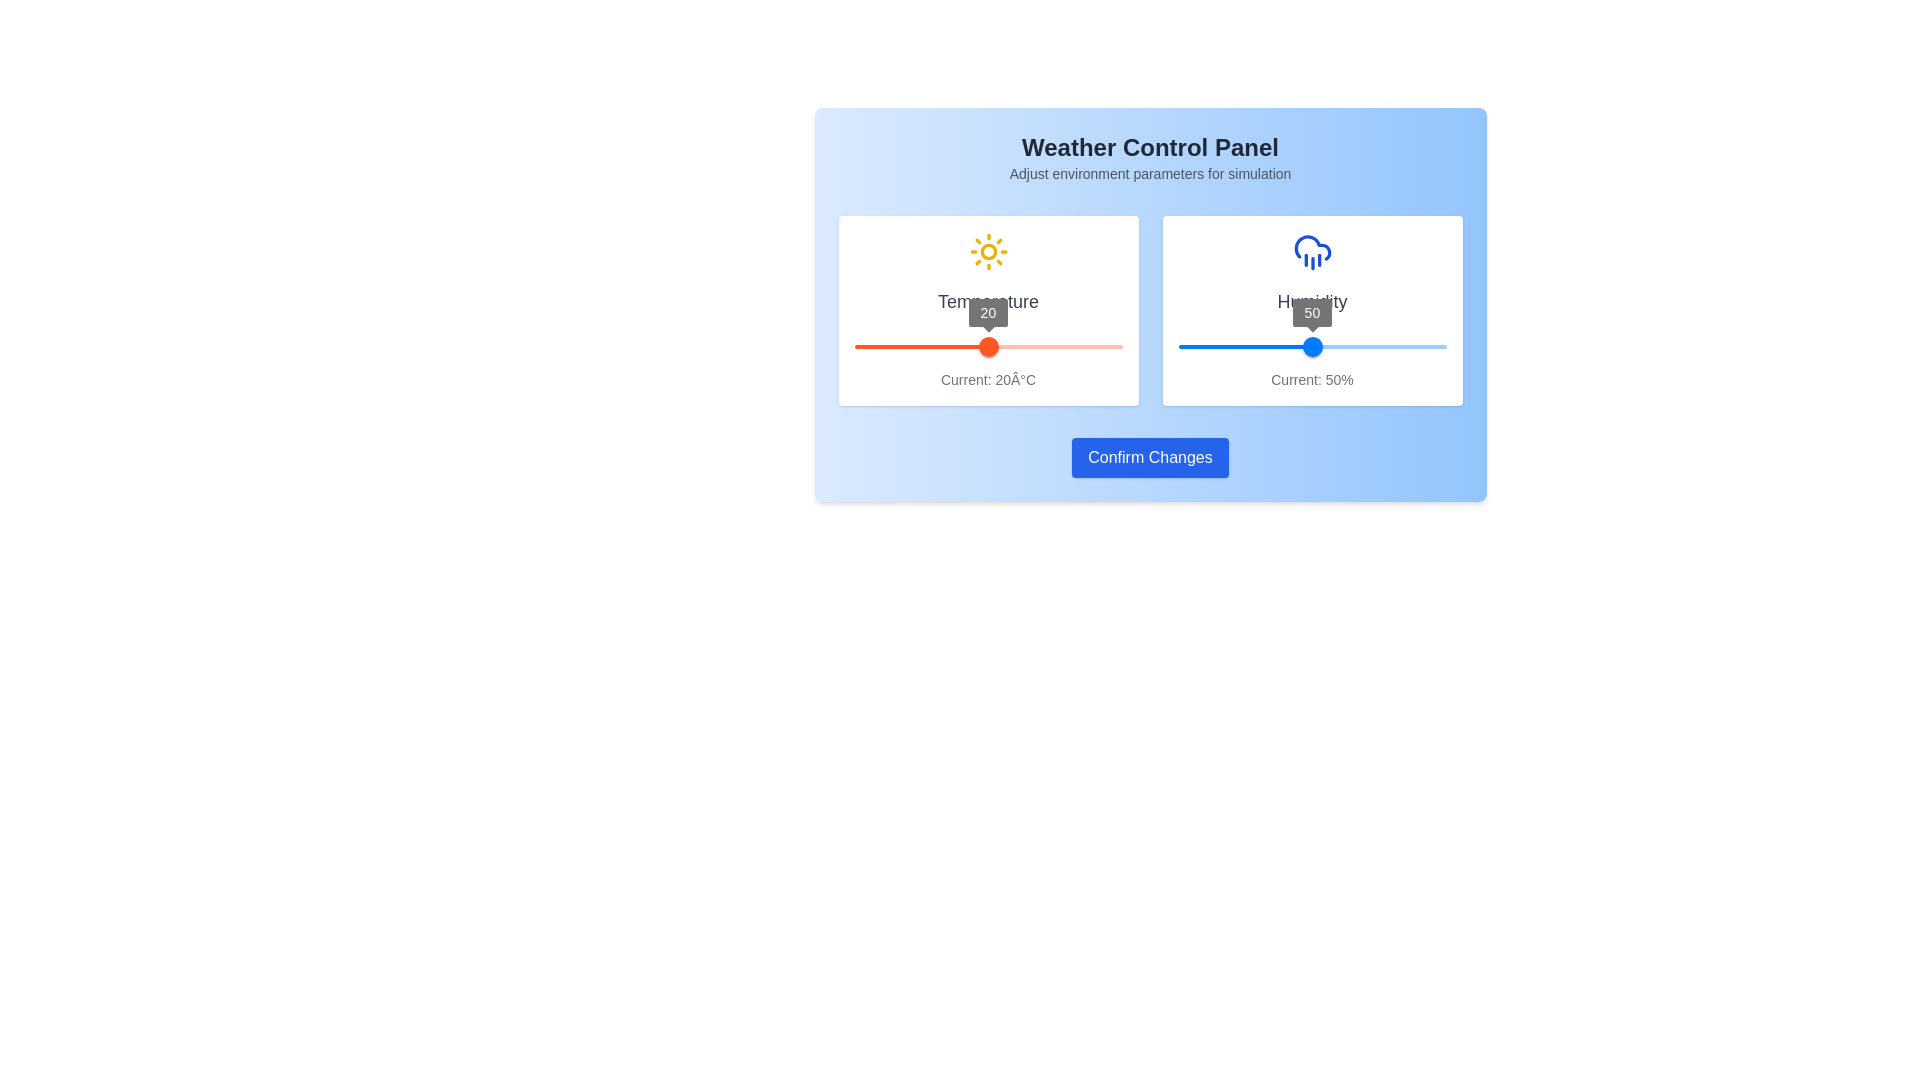 The height and width of the screenshot is (1080, 1920). Describe the element at coordinates (1199, 346) in the screenshot. I see `humidity` at that location.